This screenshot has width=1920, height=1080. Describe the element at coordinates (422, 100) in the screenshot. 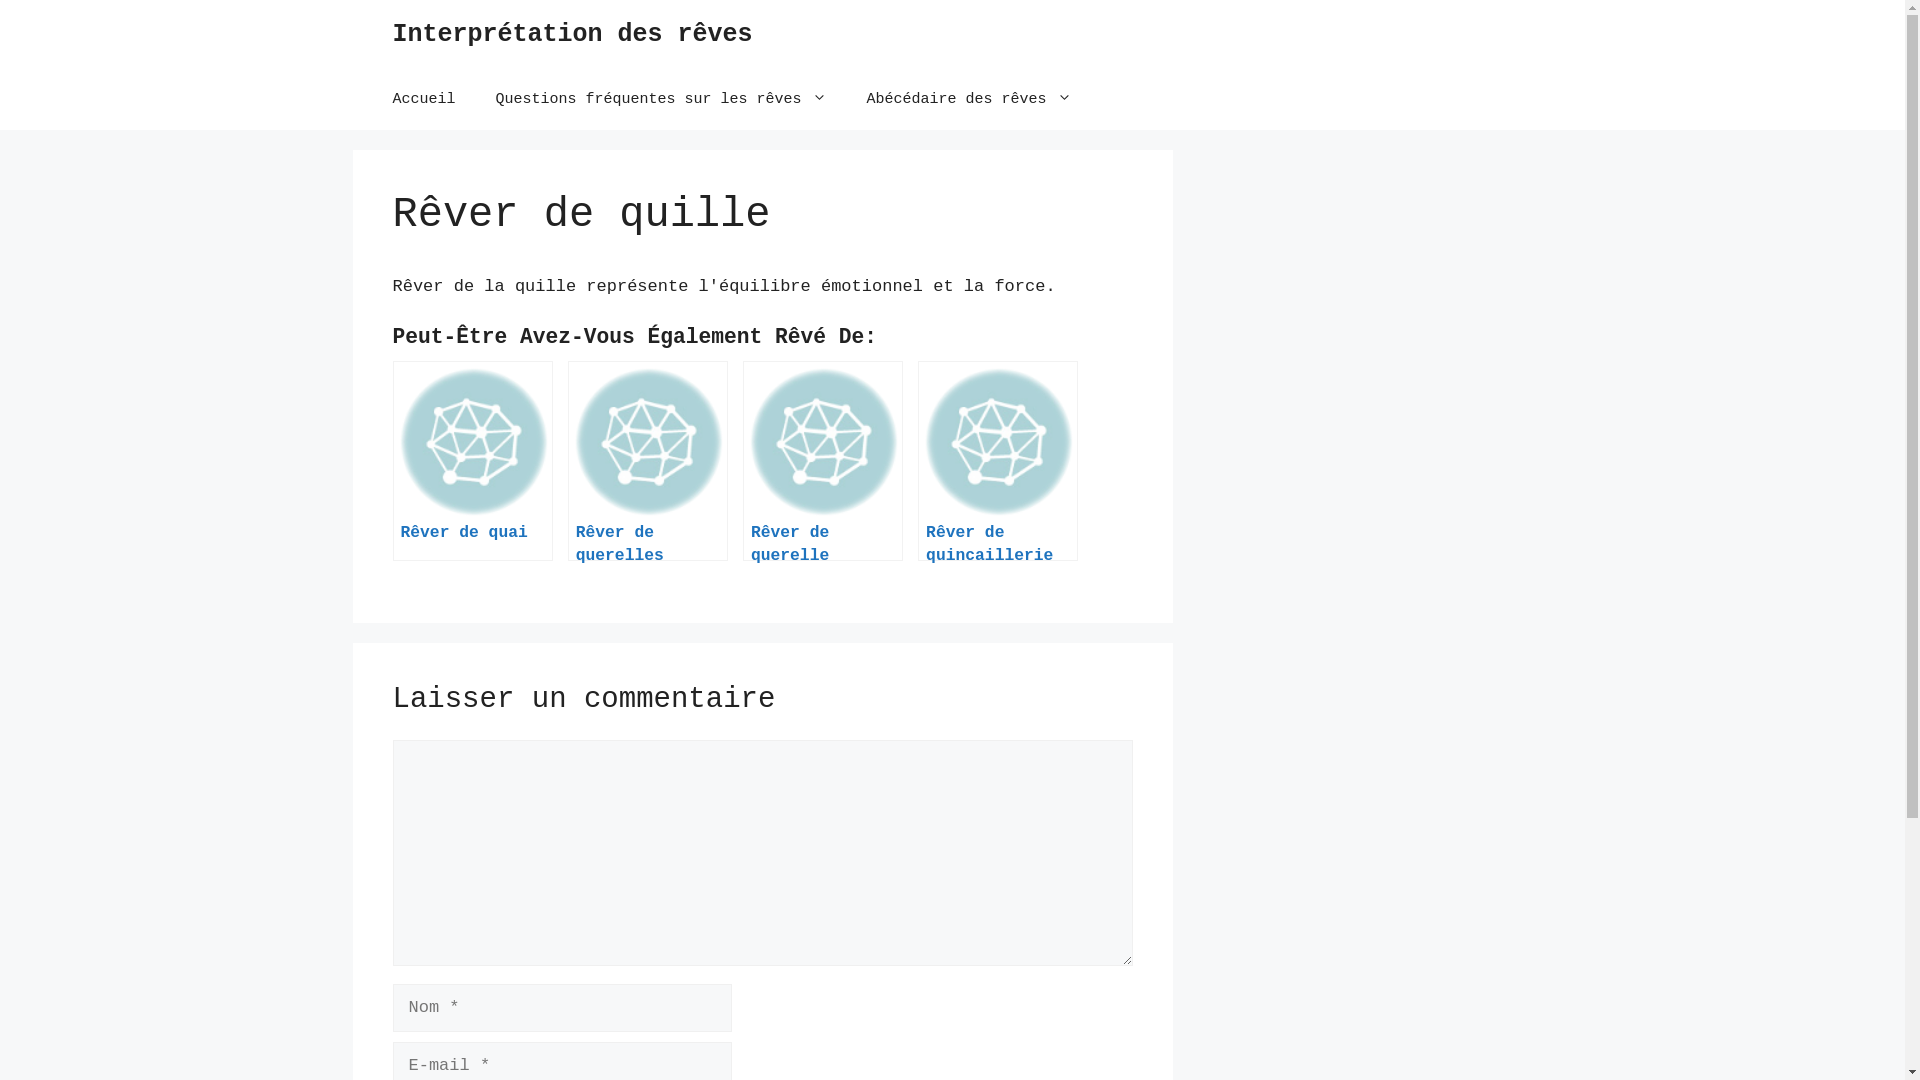

I see `'Accueil'` at that location.